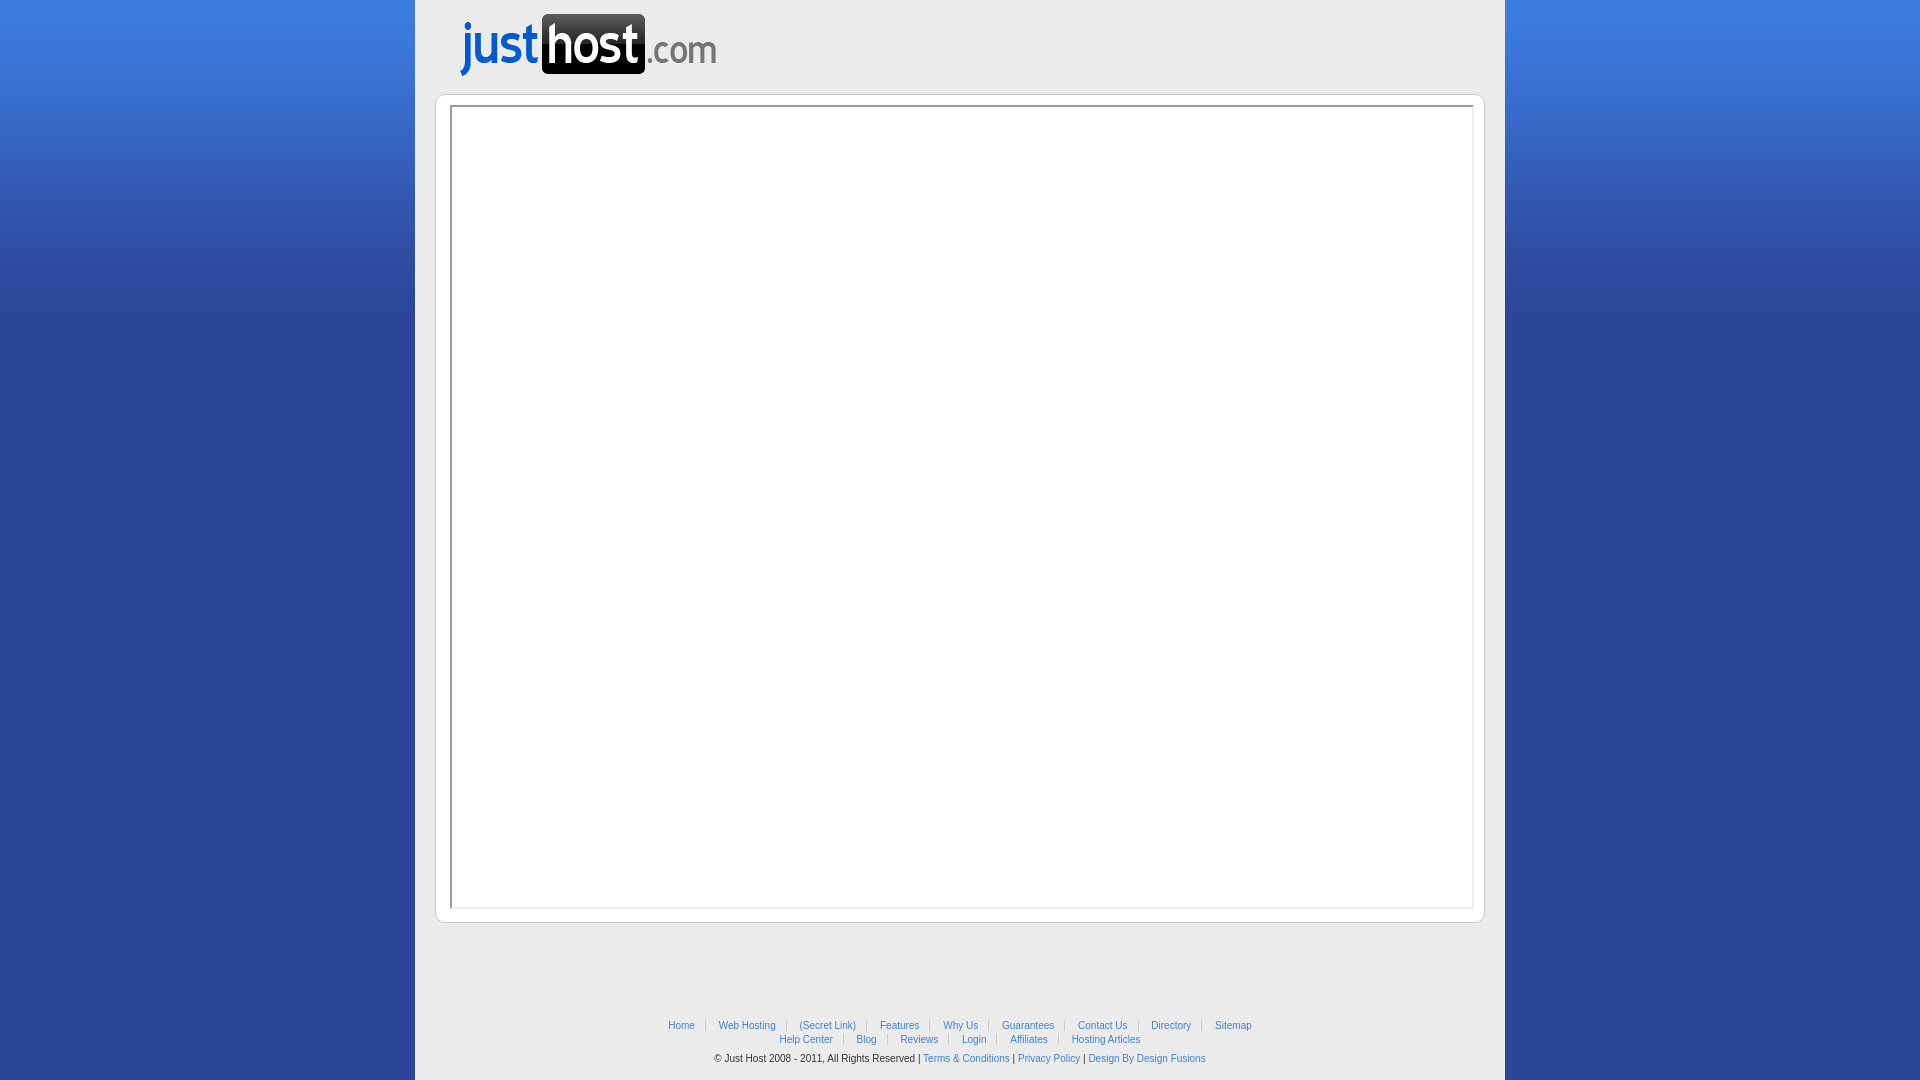 This screenshot has width=1920, height=1080. I want to click on 'Login', so click(961, 1038).